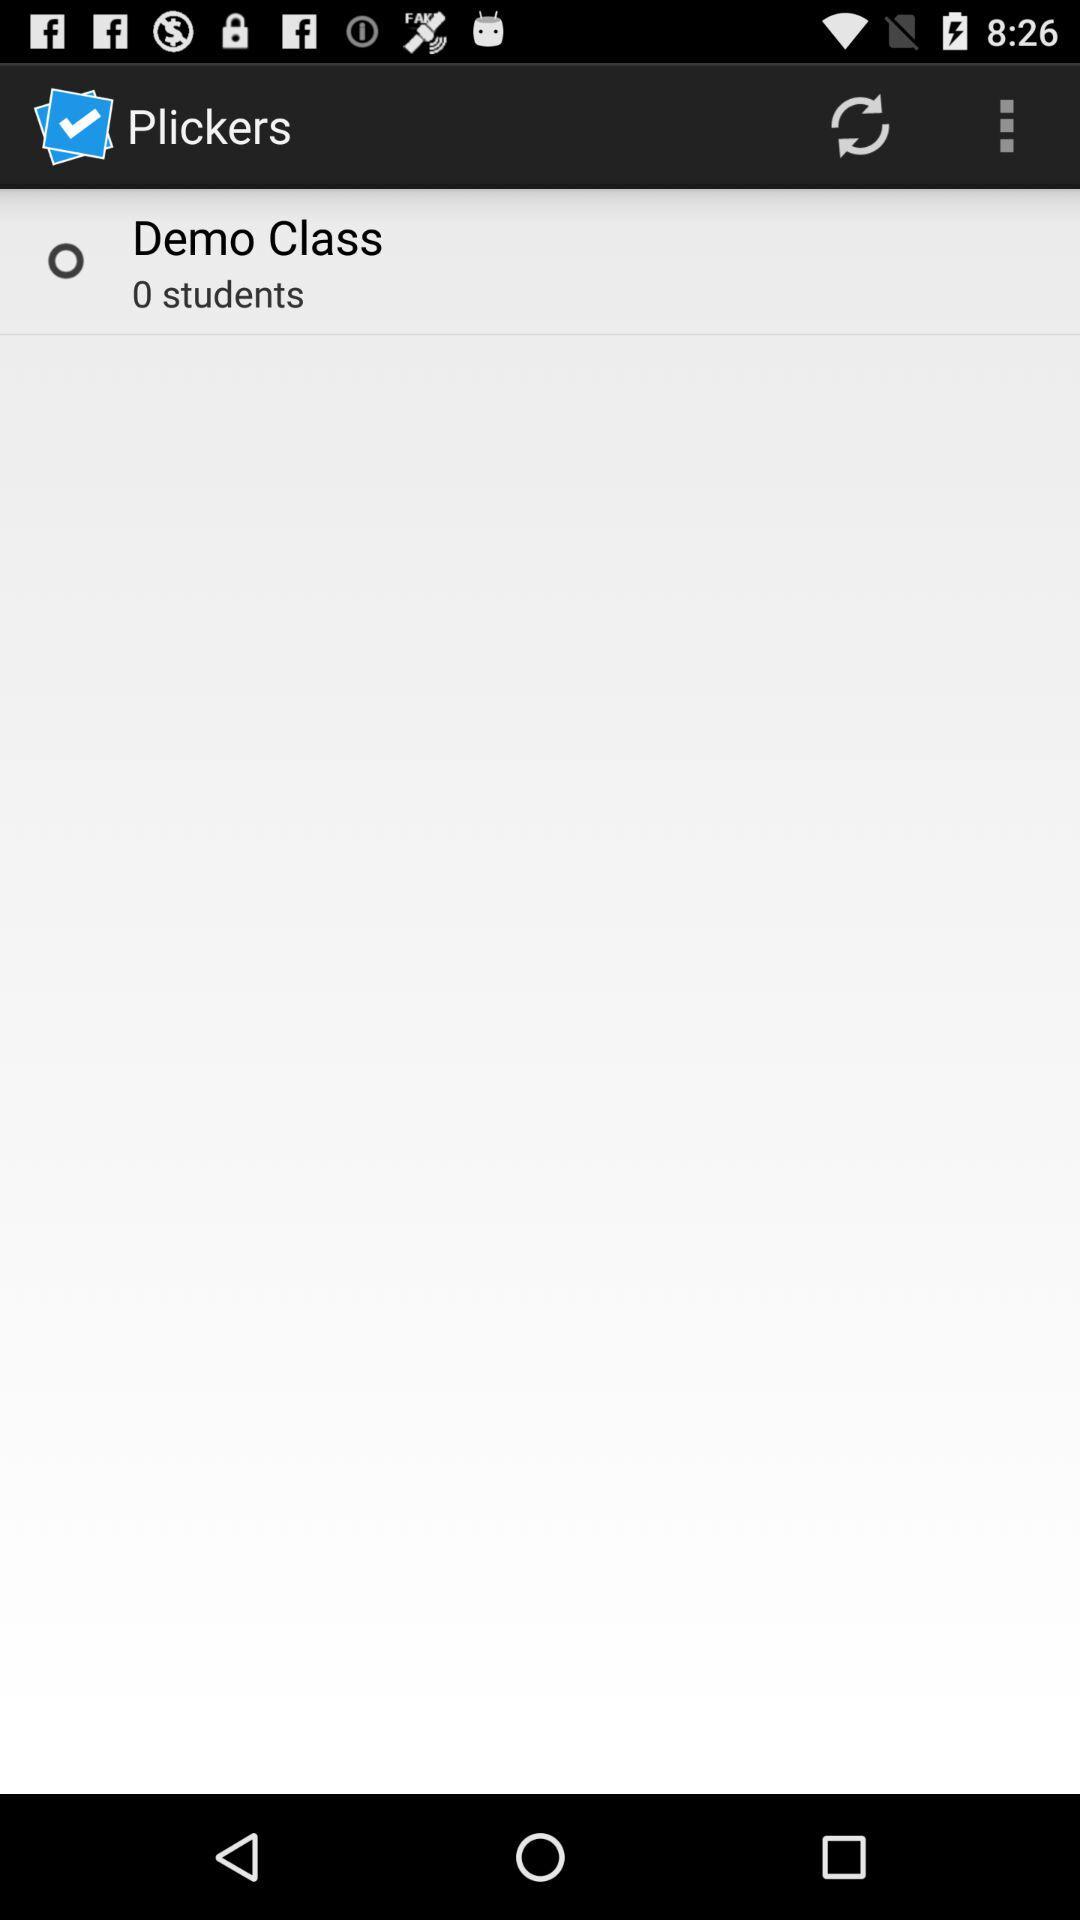  Describe the element at coordinates (858, 124) in the screenshot. I see `the item to the right of demo class` at that location.